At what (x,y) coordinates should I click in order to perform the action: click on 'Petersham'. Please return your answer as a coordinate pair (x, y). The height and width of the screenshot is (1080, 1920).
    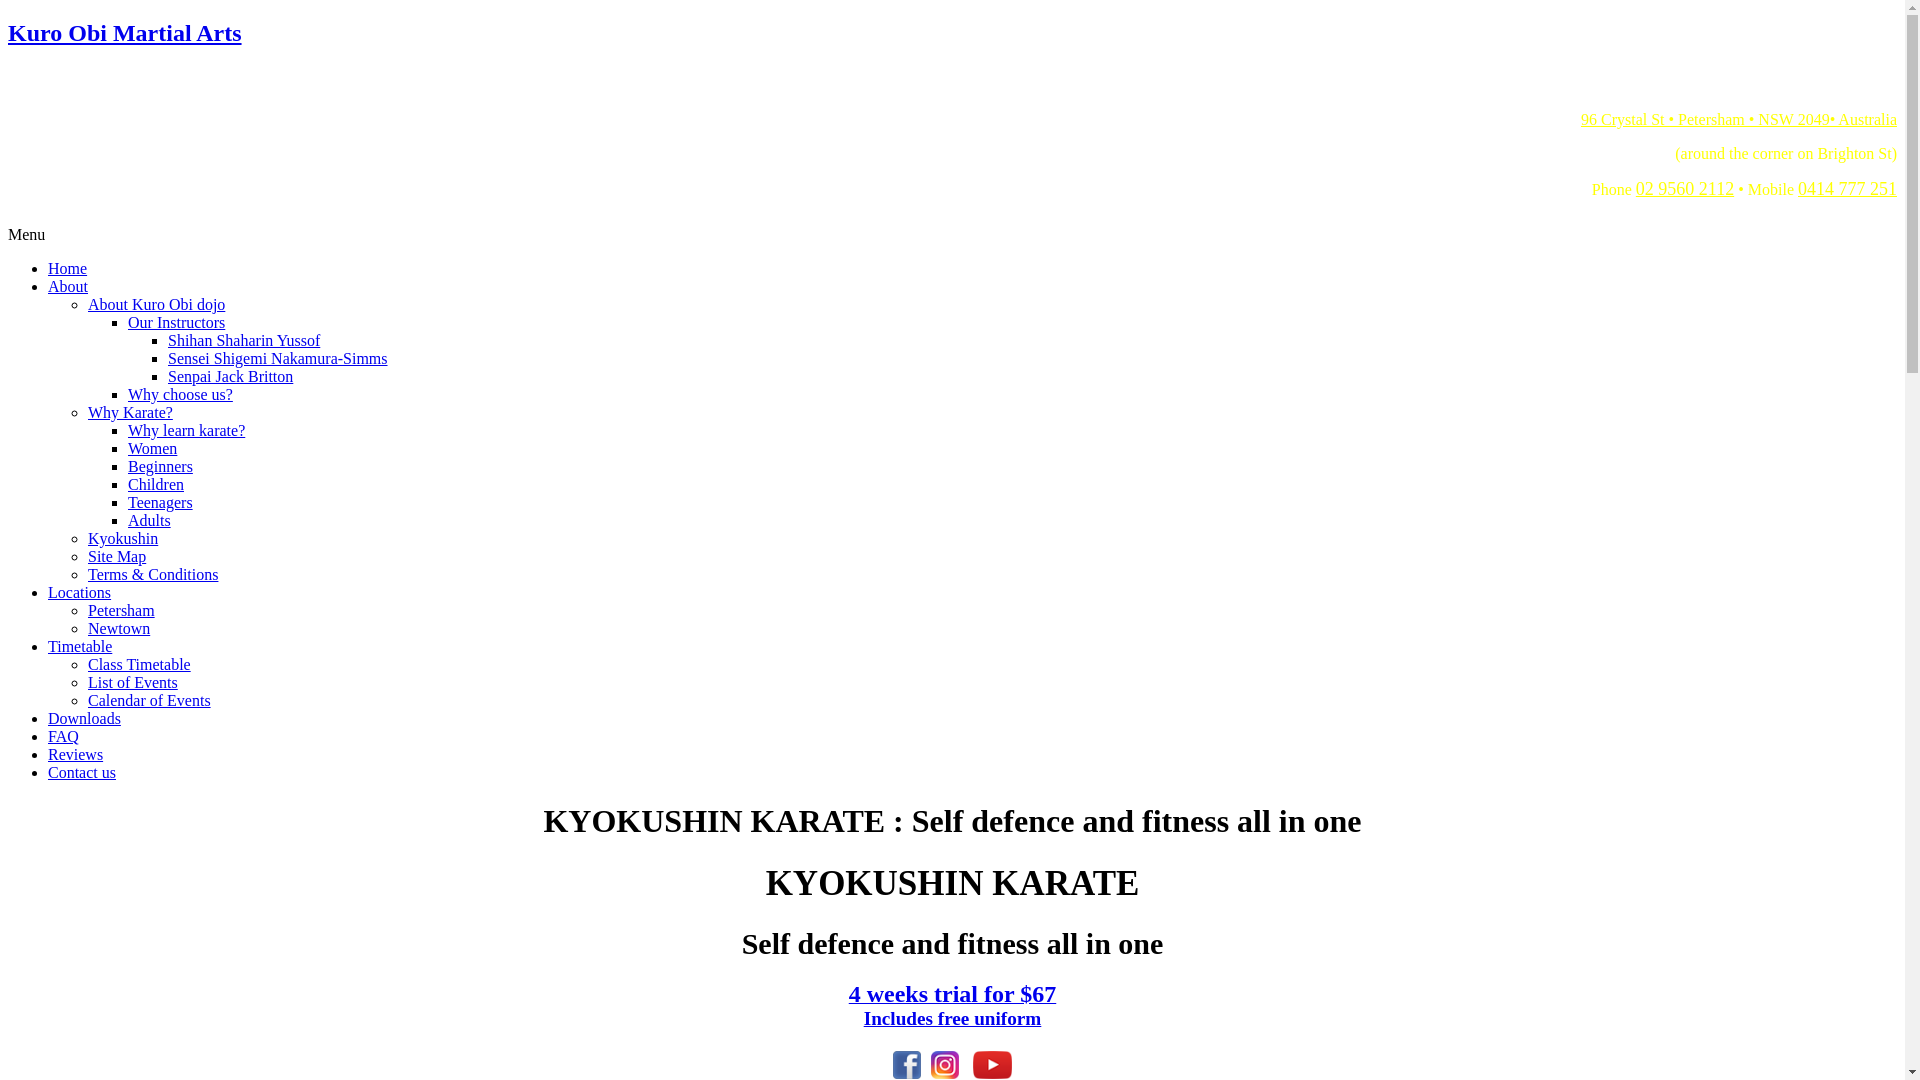
    Looking at the image, I should click on (86, 609).